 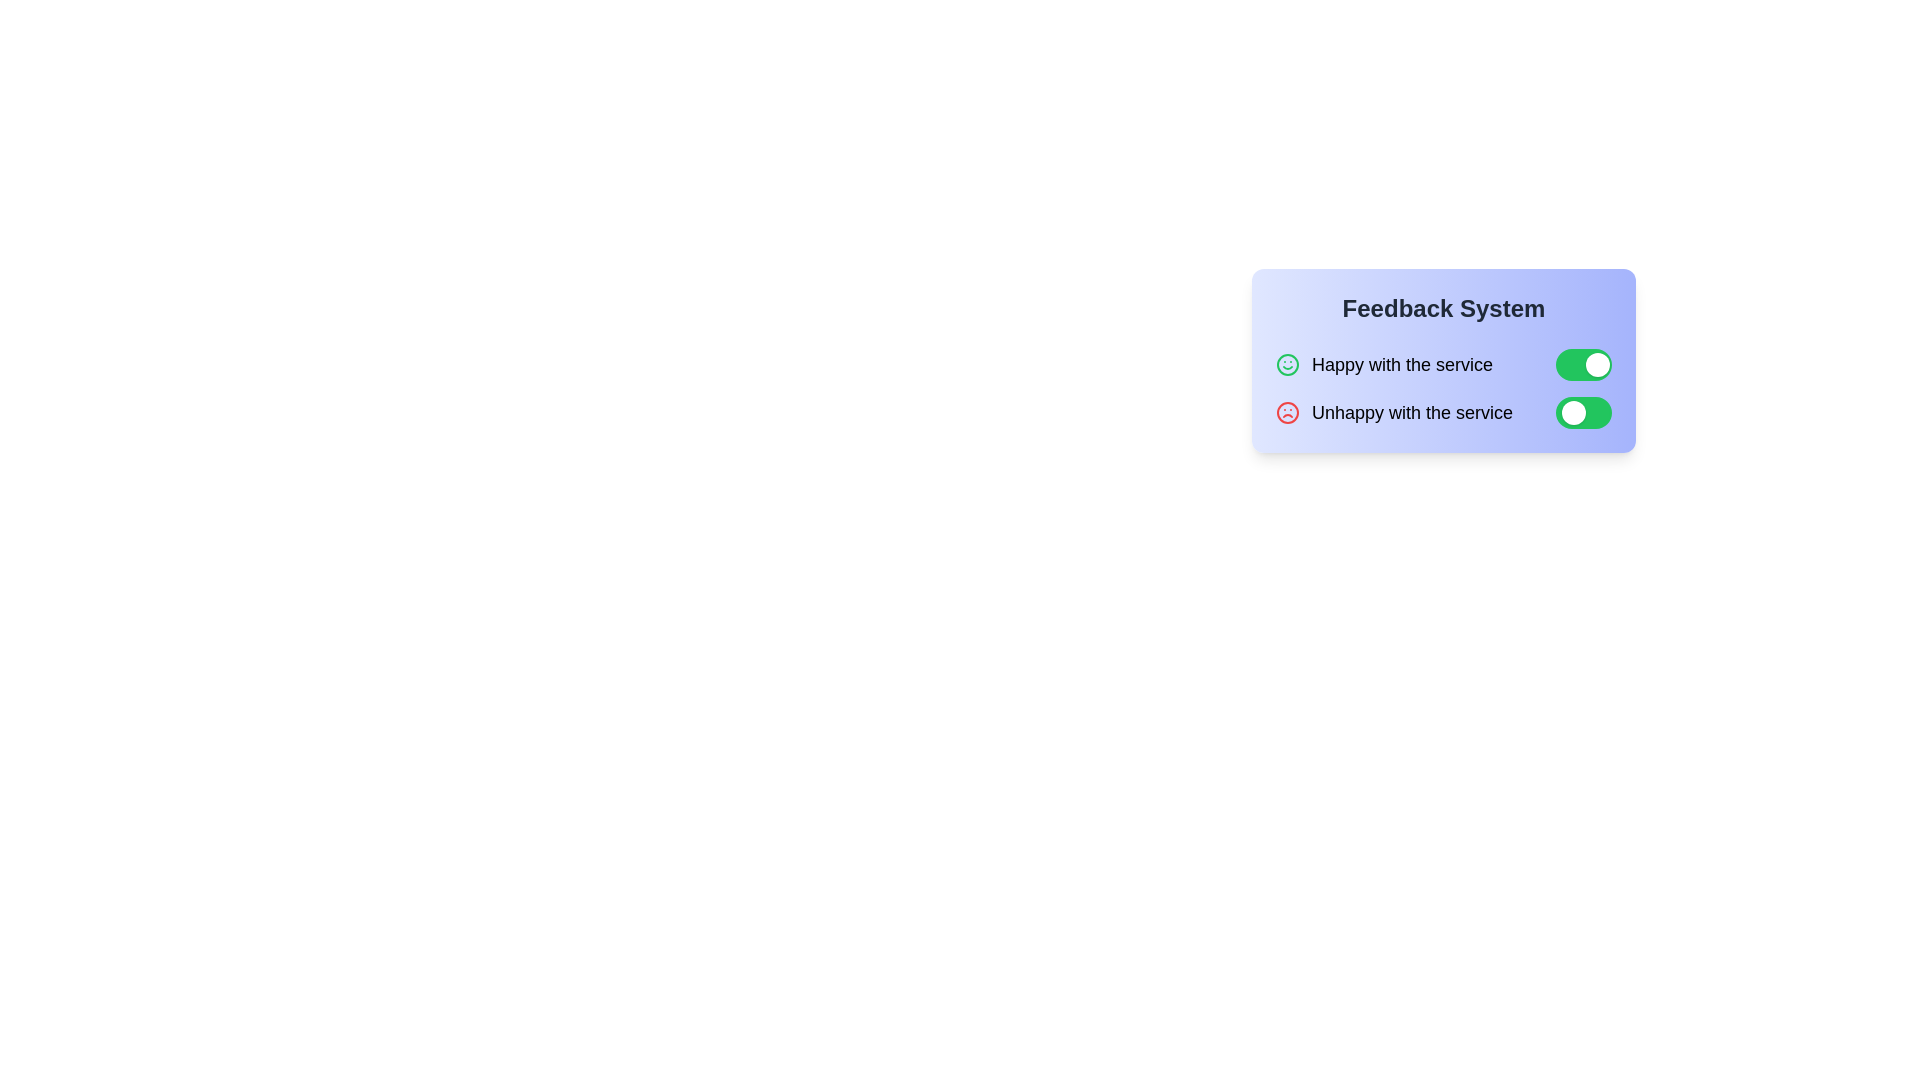 What do you see at coordinates (1573, 411) in the screenshot?
I see `the circular toggle switch handle located within the 'Feedback System' card, next to the 'Unhappy with the service' label` at bounding box center [1573, 411].